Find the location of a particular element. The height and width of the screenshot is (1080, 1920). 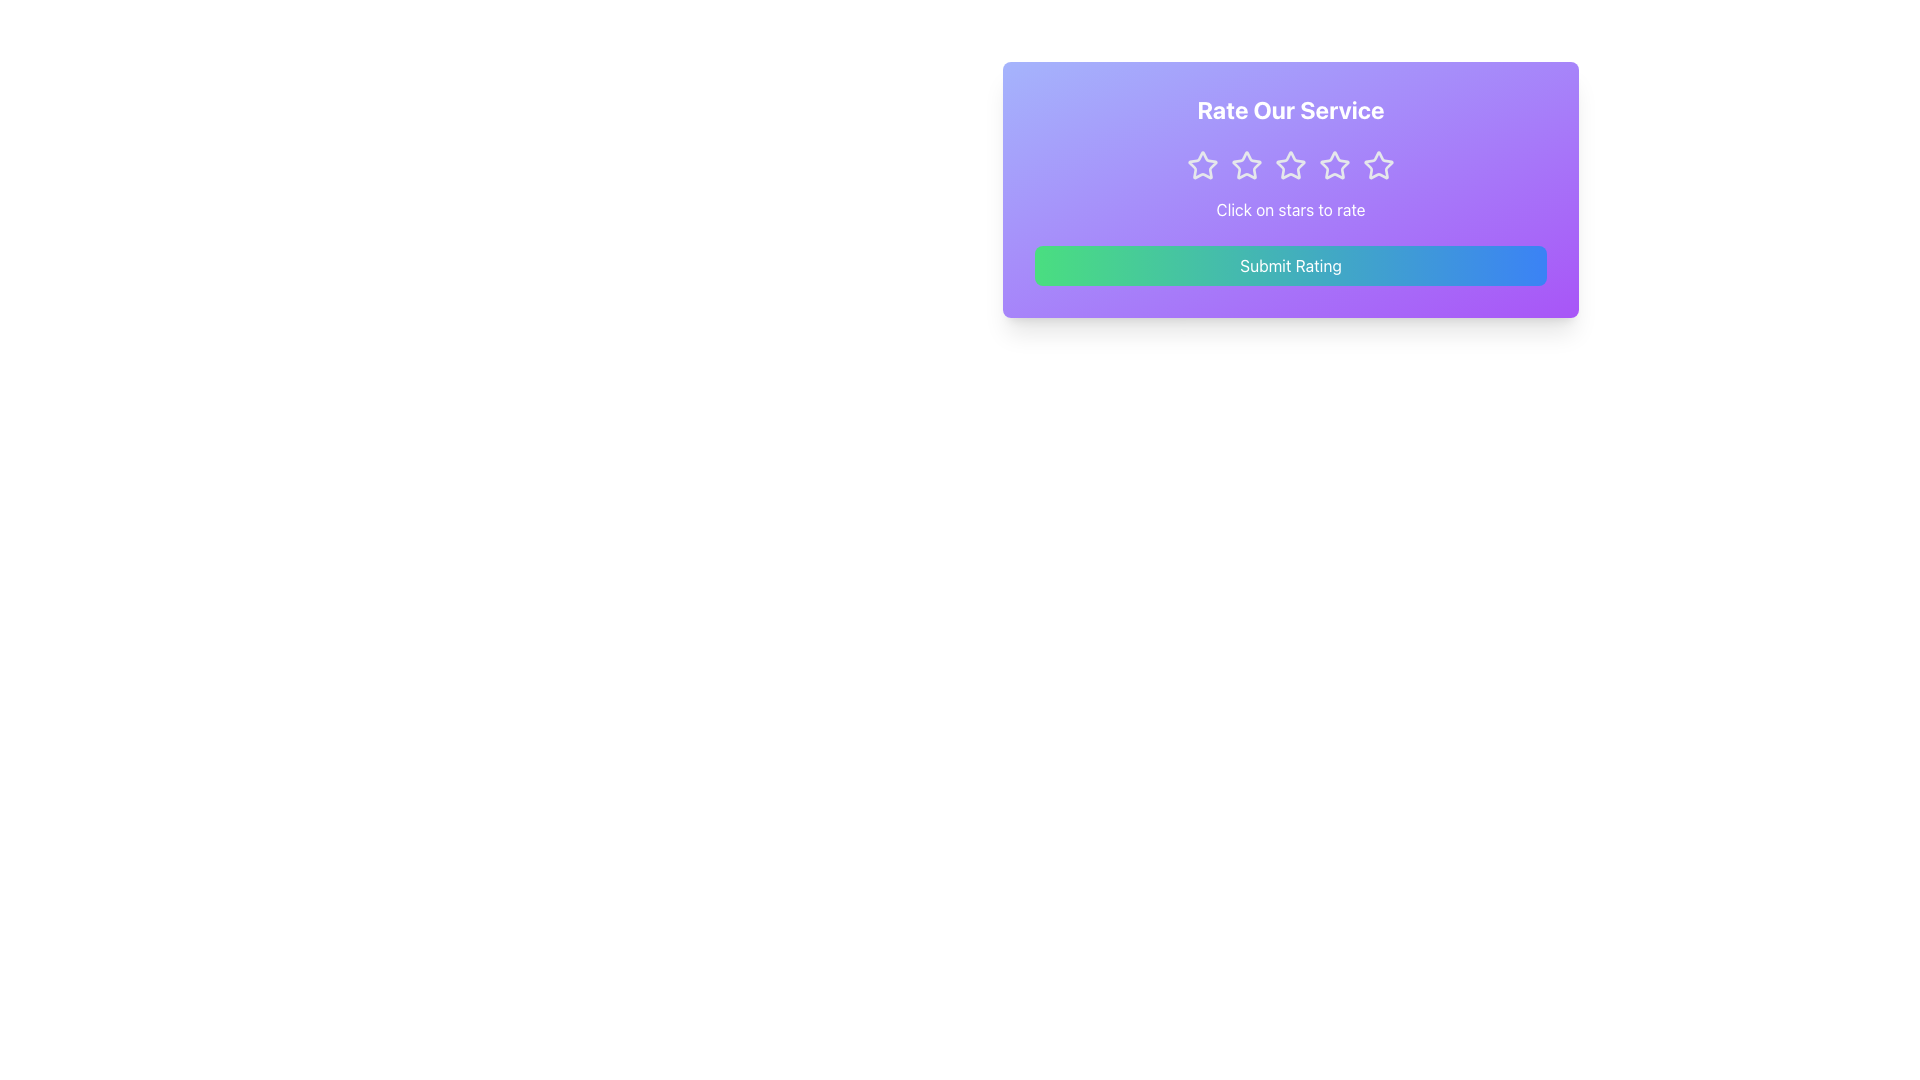

the fourth star-shaped rating icon, which is highlighted and positioned under 'Rate Our Service' is located at coordinates (1376, 164).